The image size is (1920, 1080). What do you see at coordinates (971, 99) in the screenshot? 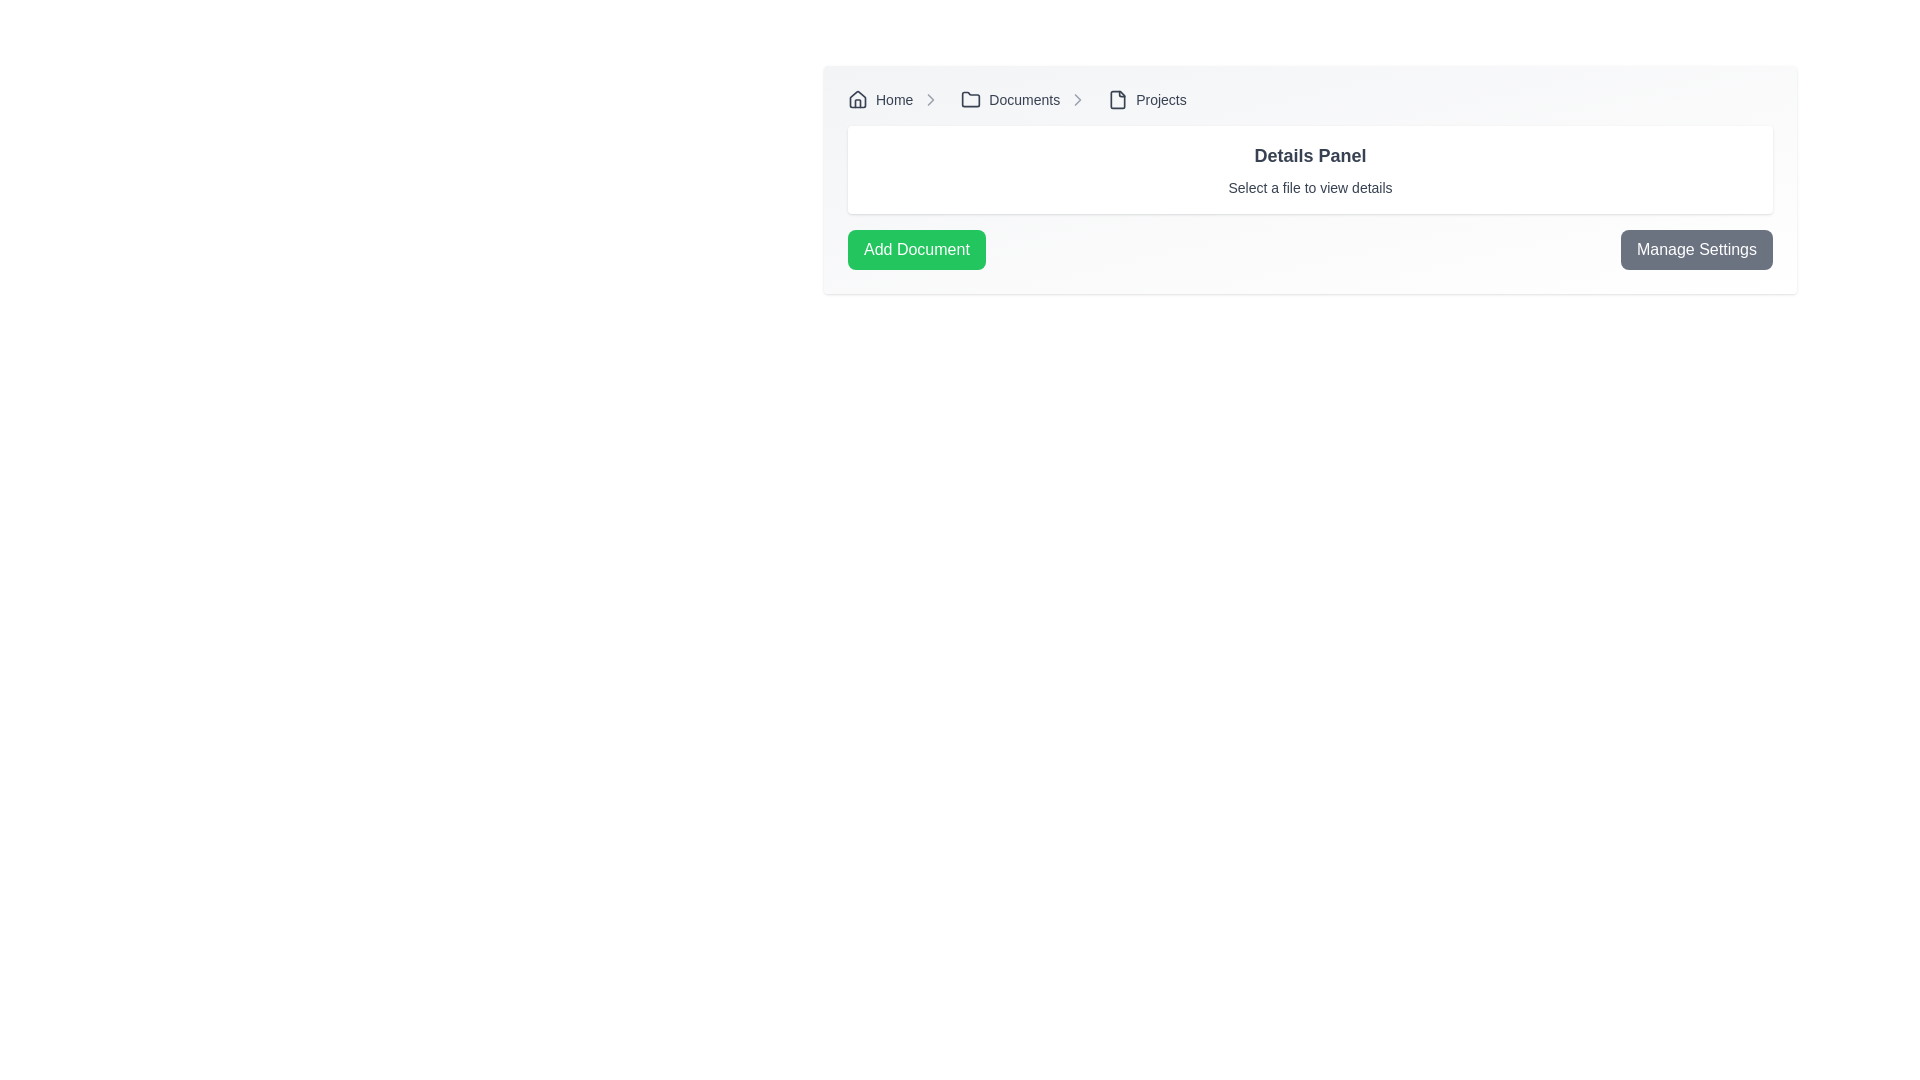
I see `the folder icon in the breadcrumb navigation bar next to the text 'Documents'` at bounding box center [971, 99].